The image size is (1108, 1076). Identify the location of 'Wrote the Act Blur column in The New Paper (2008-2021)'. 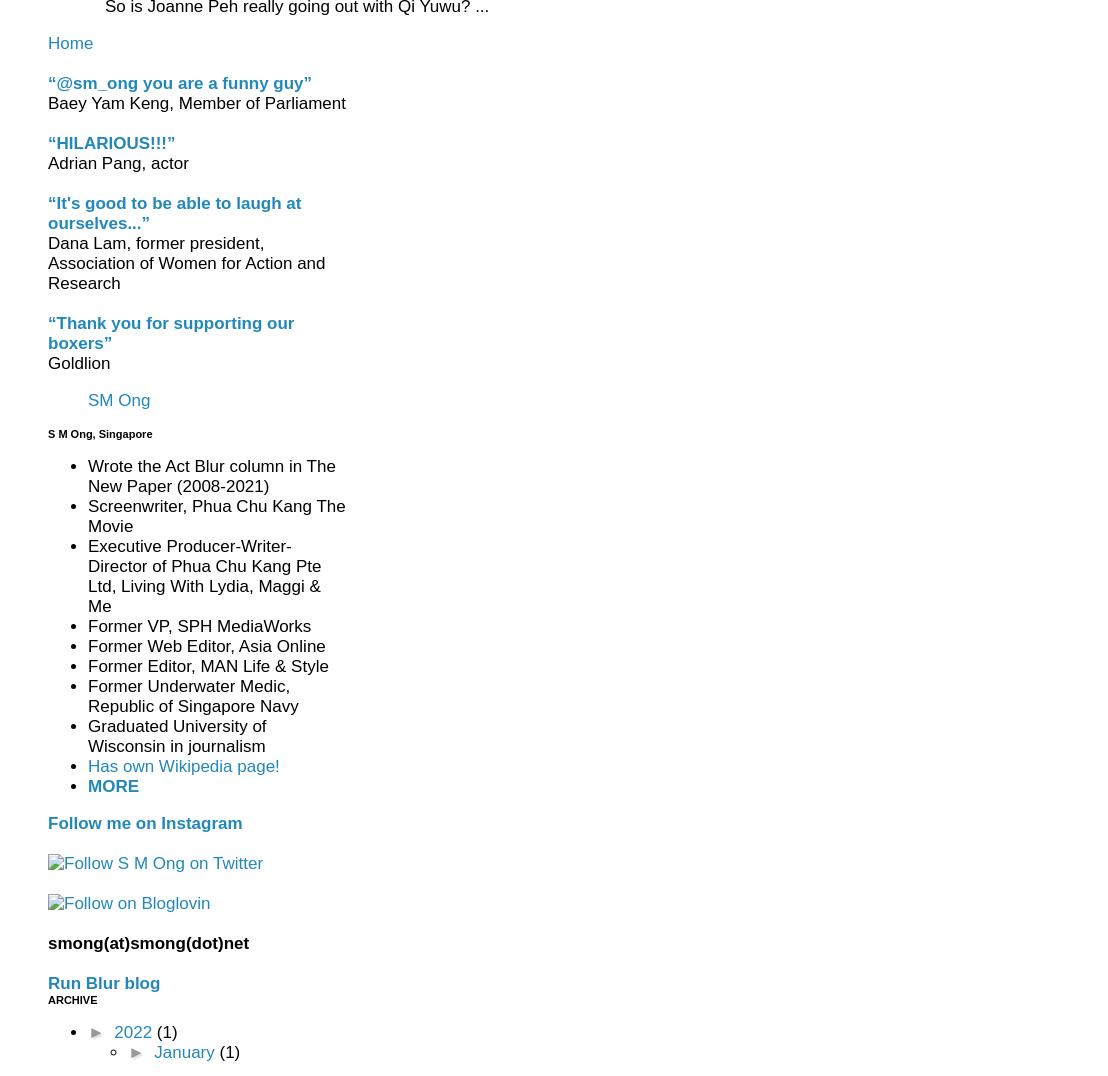
(211, 475).